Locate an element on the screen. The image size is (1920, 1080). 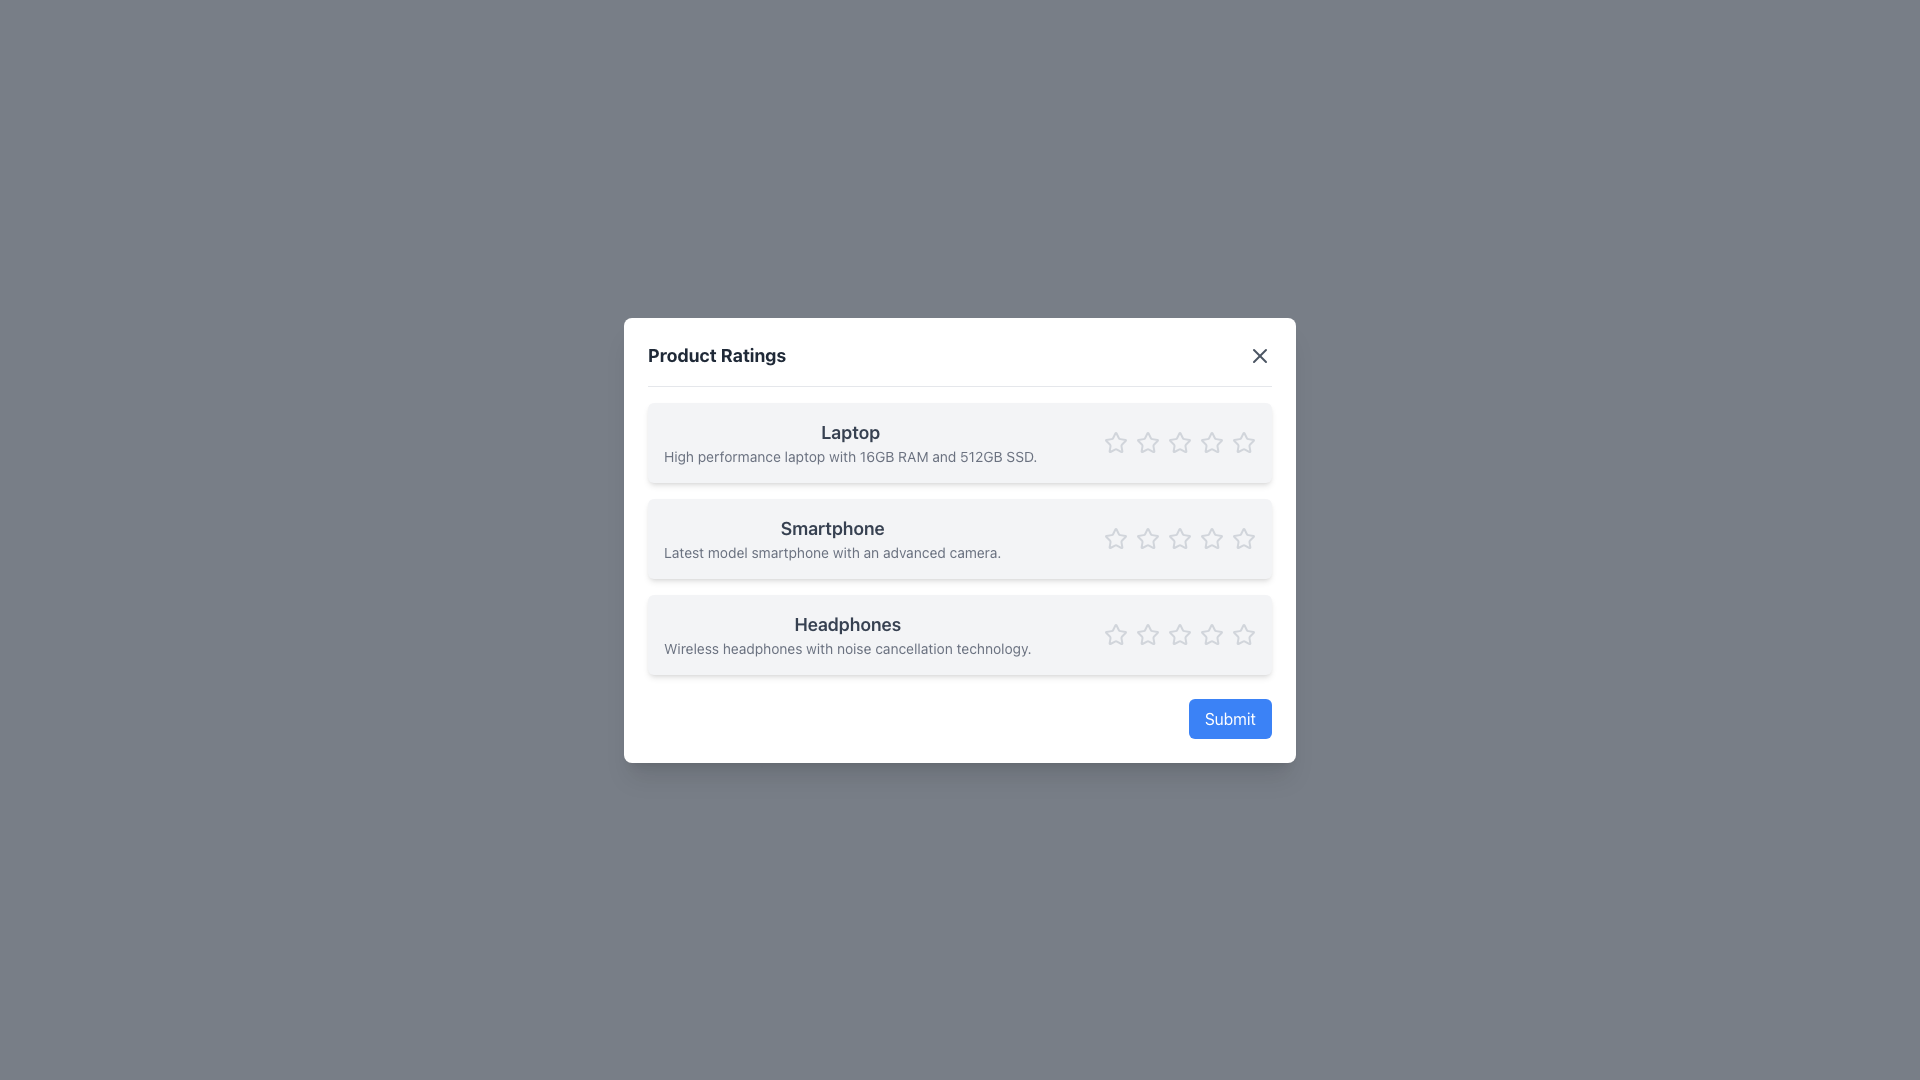
the fifth star icon in the rating system for the 'Headphones' item is located at coordinates (1180, 633).